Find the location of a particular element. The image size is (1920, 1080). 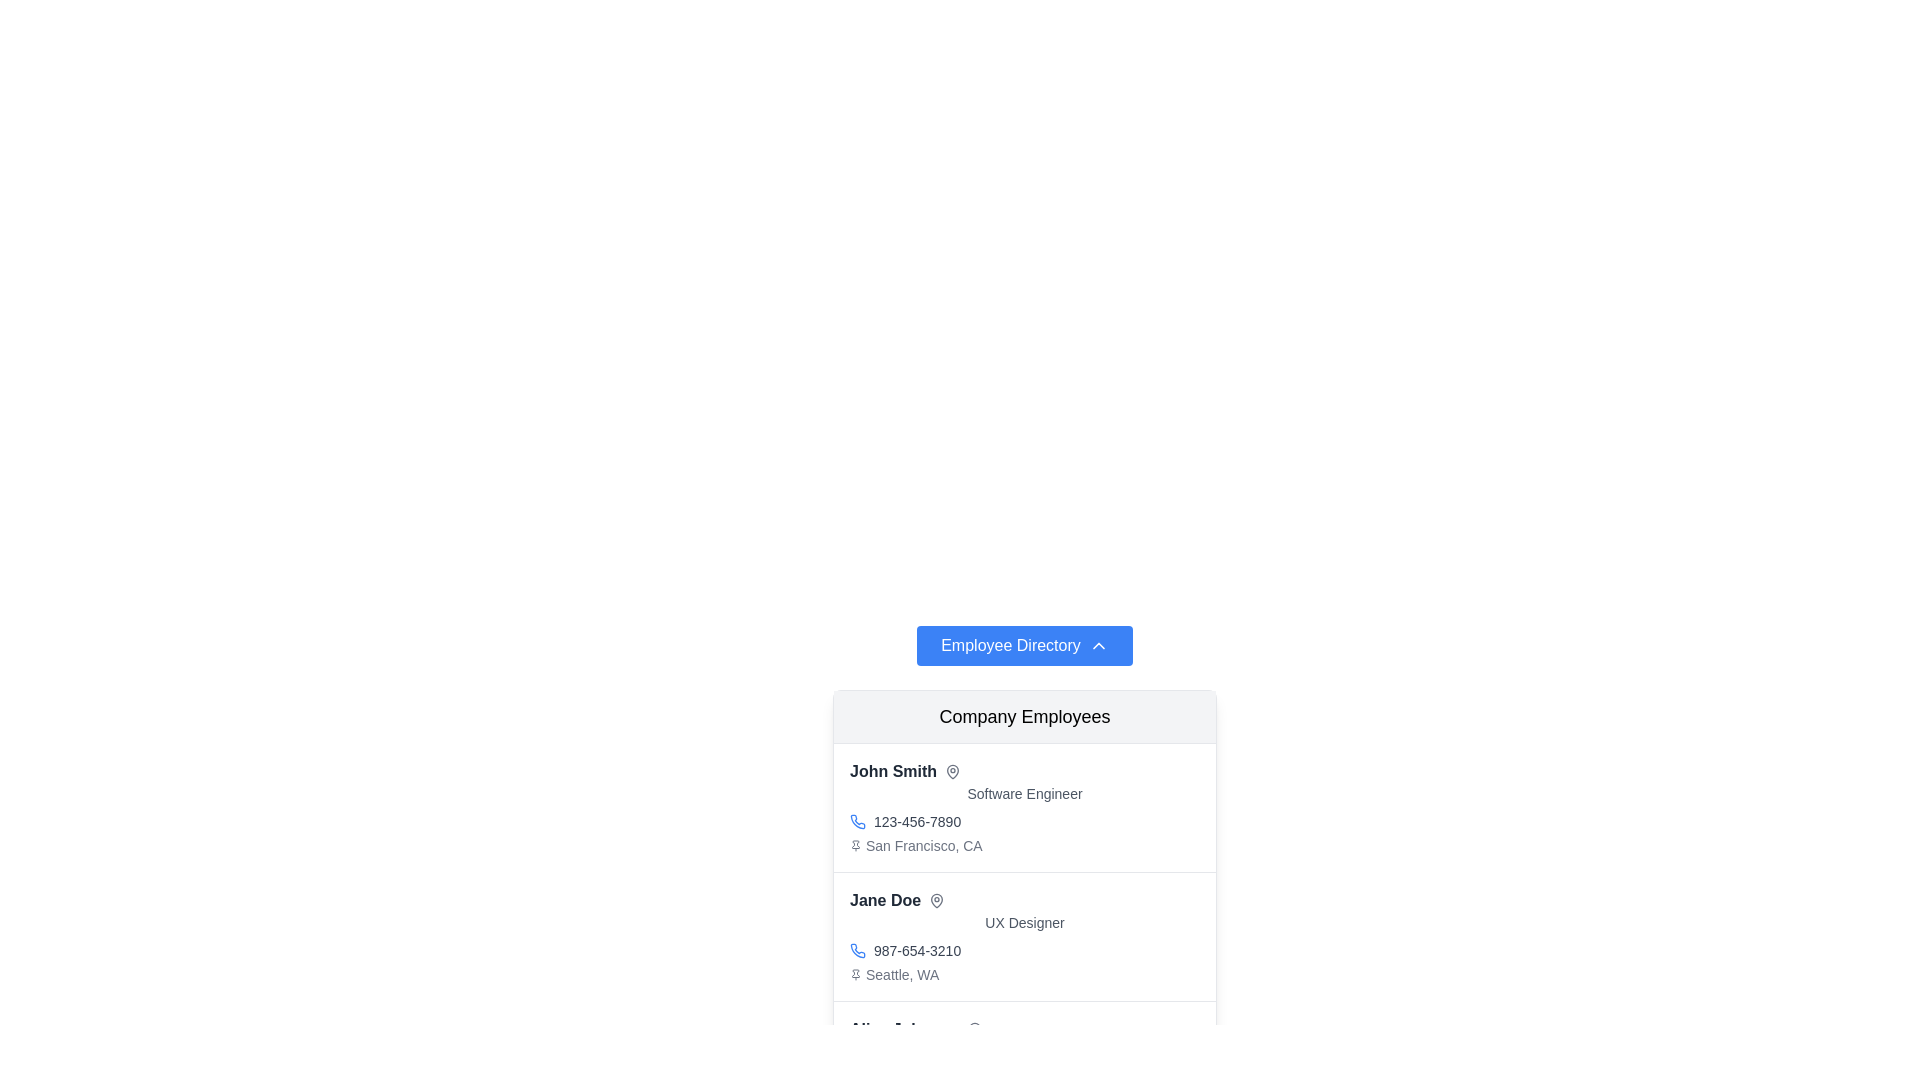

the upward vector arrow icon located to the right of the 'Employee Directory' text inside the blue button is located at coordinates (1097, 645).